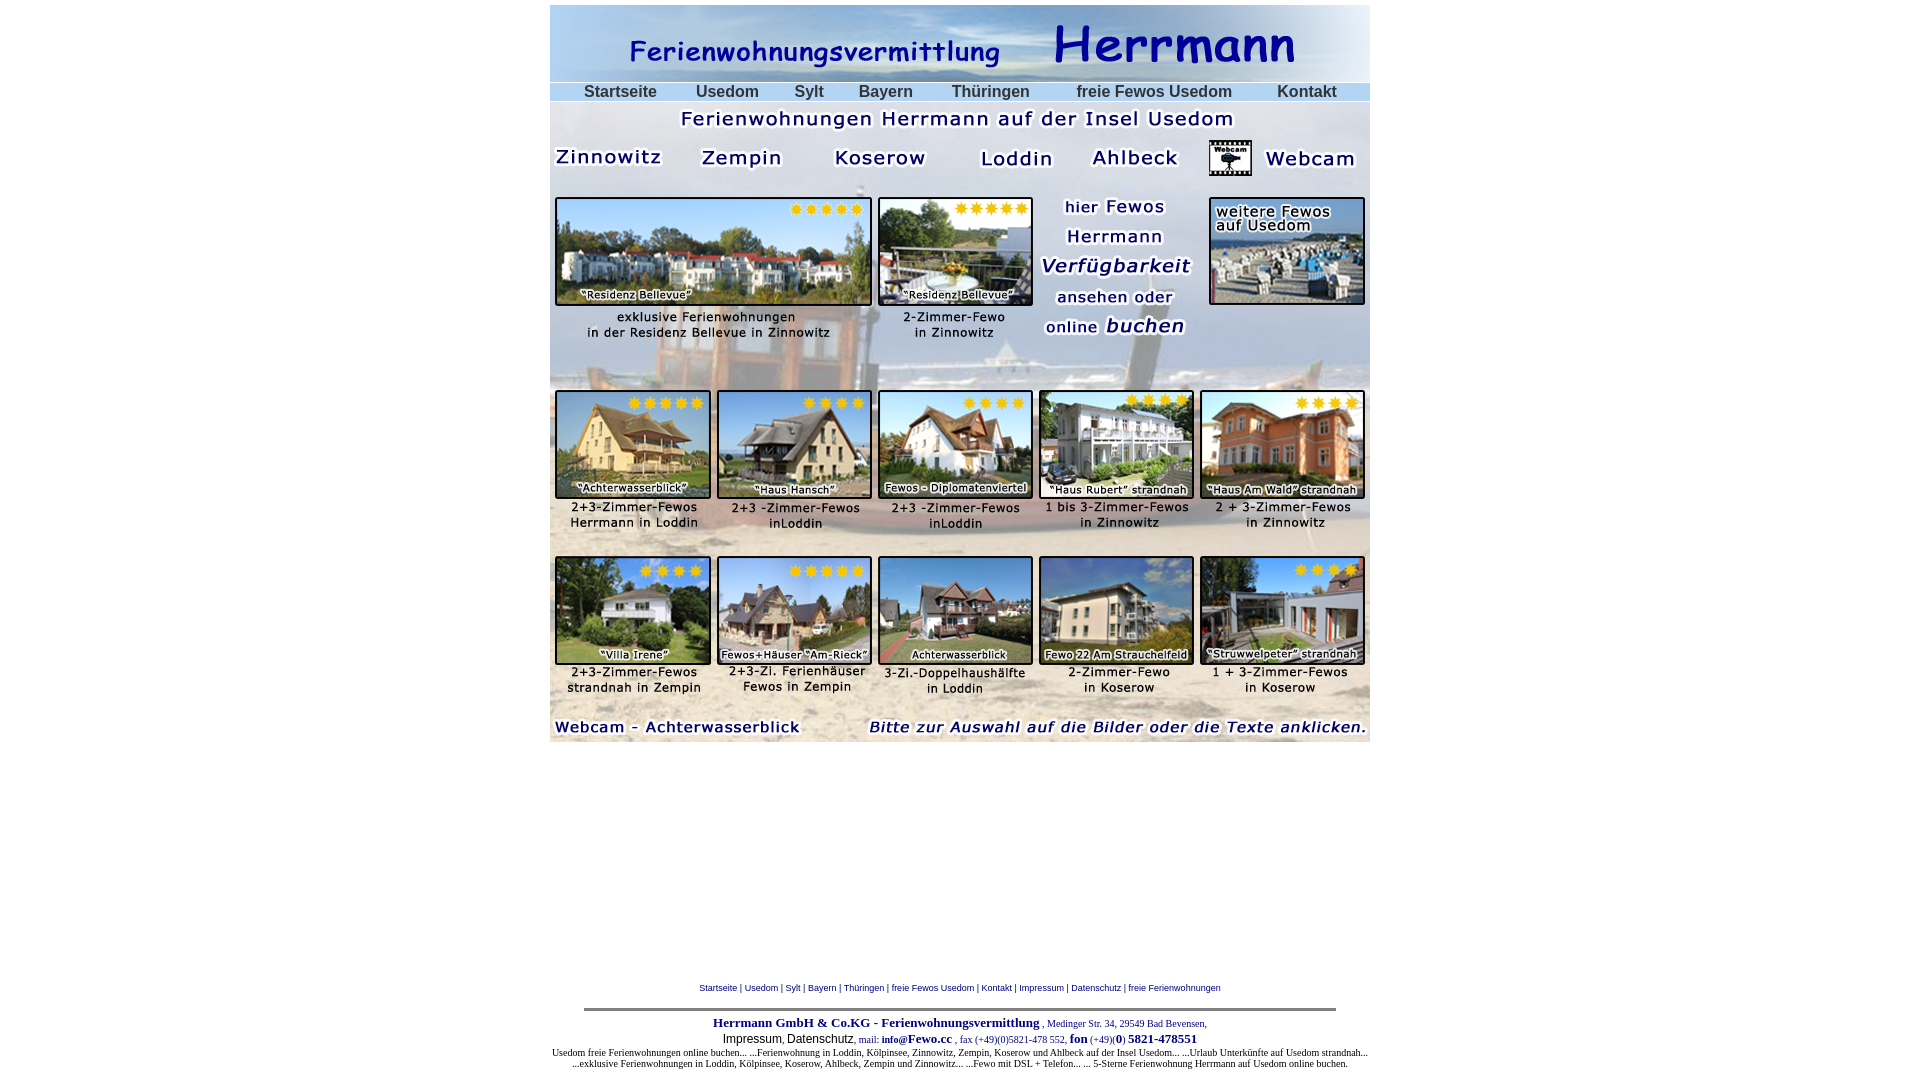  What do you see at coordinates (720, 986) in the screenshot?
I see `'Startseite | '` at bounding box center [720, 986].